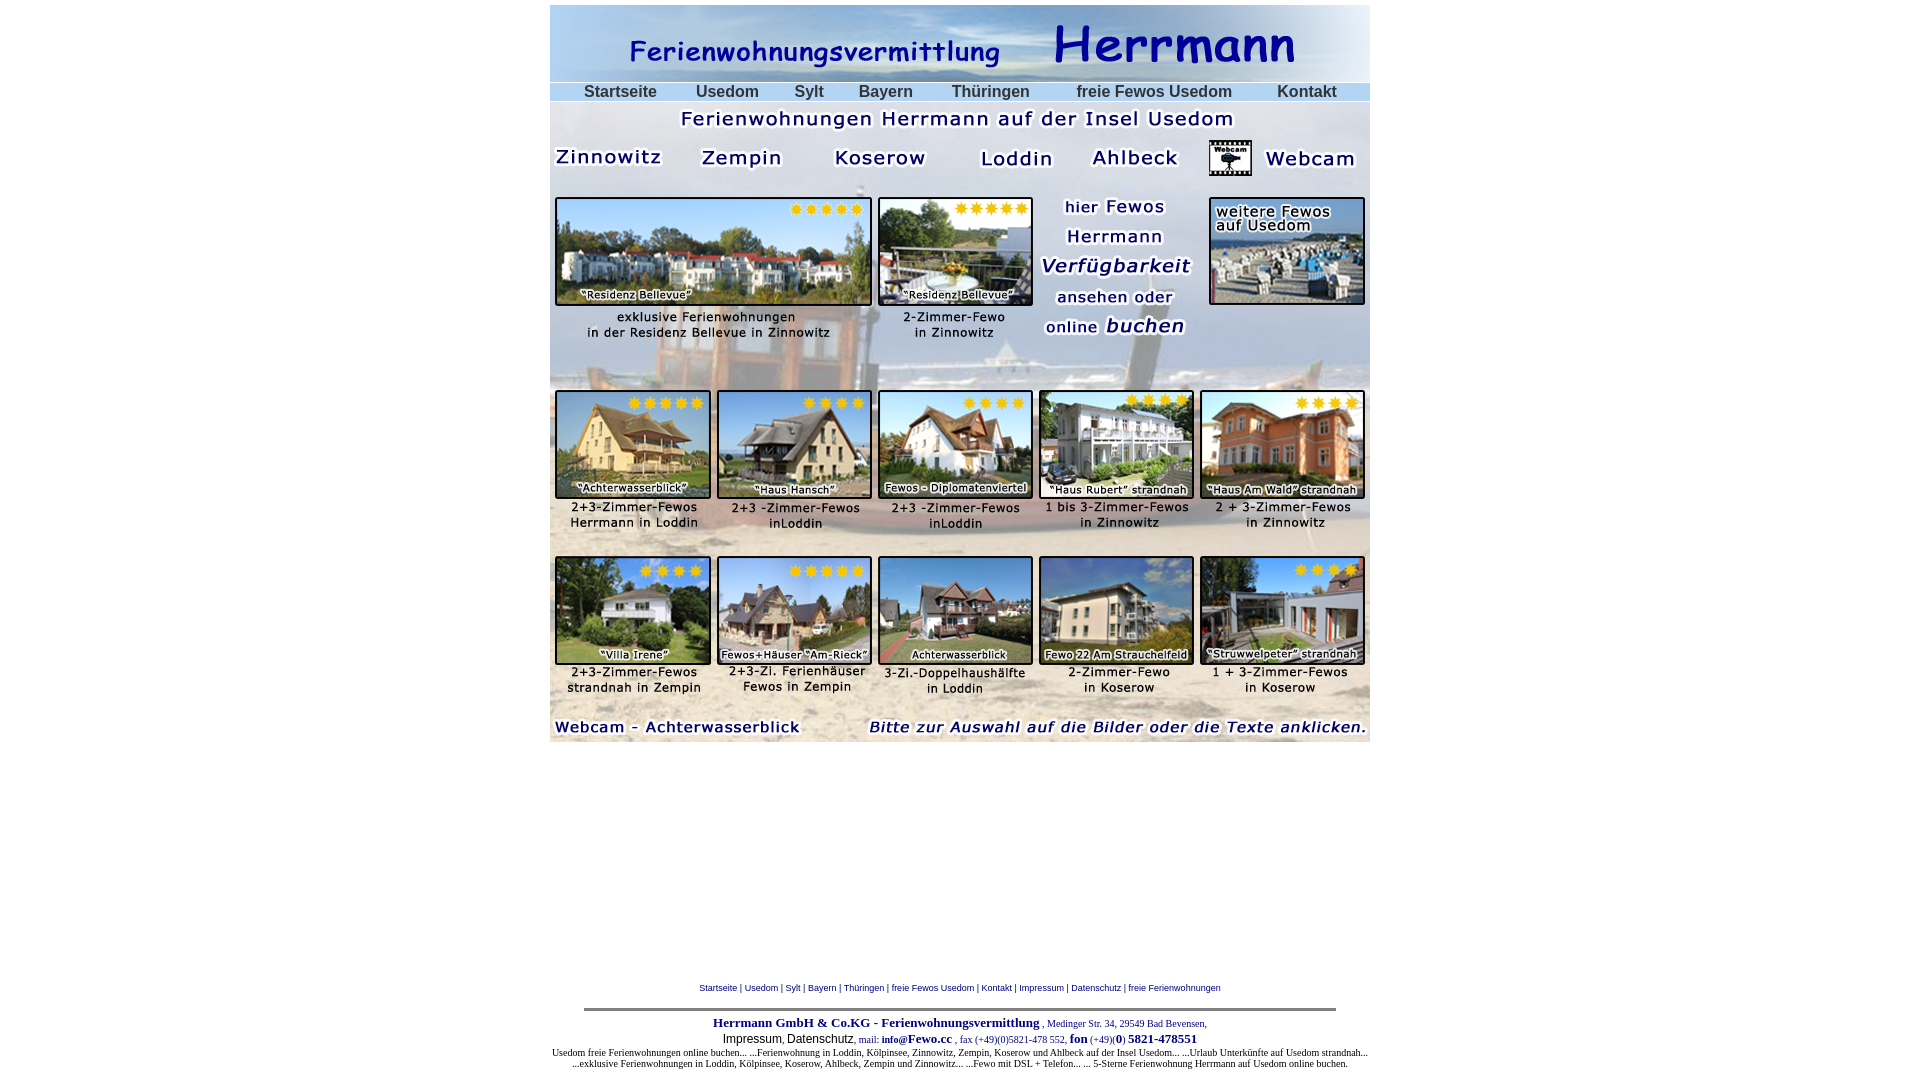  What do you see at coordinates (720, 986) in the screenshot?
I see `'Startseite | '` at bounding box center [720, 986].